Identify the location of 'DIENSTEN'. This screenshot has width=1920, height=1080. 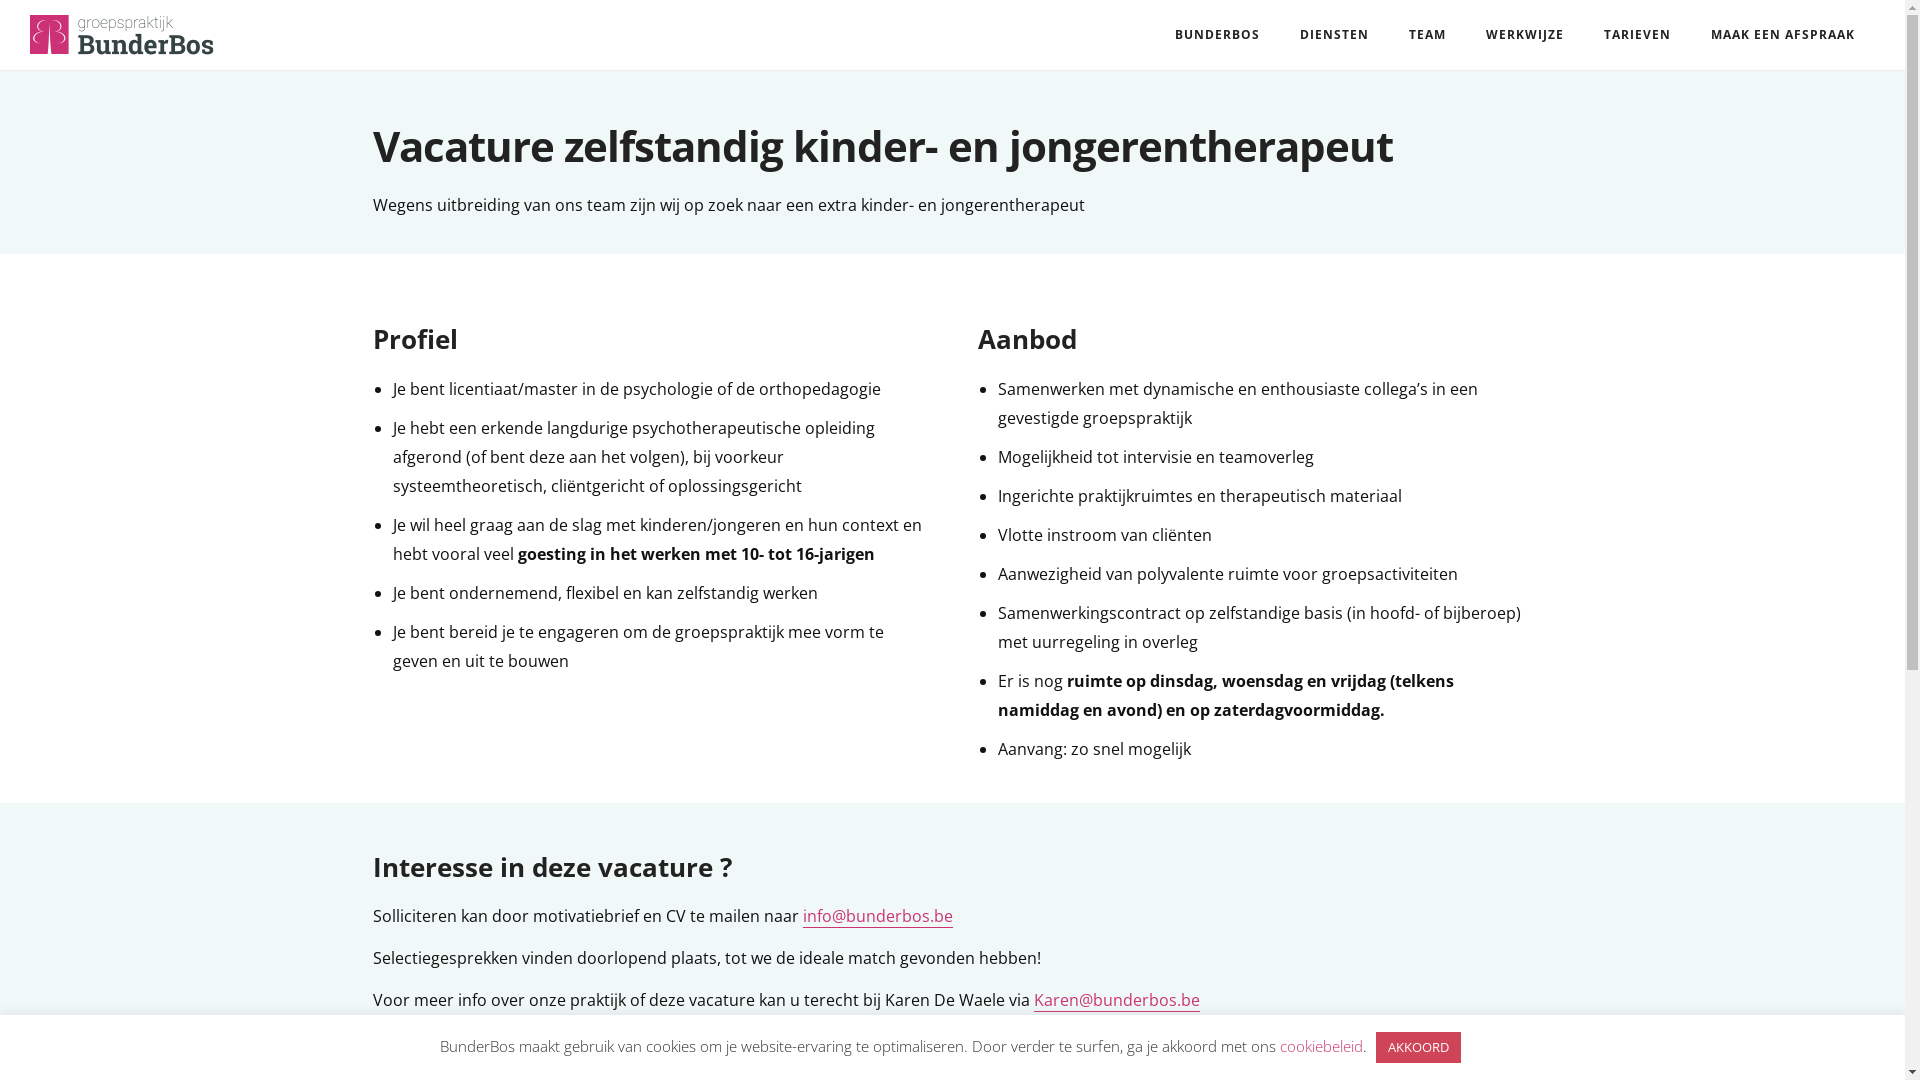
(1280, 34).